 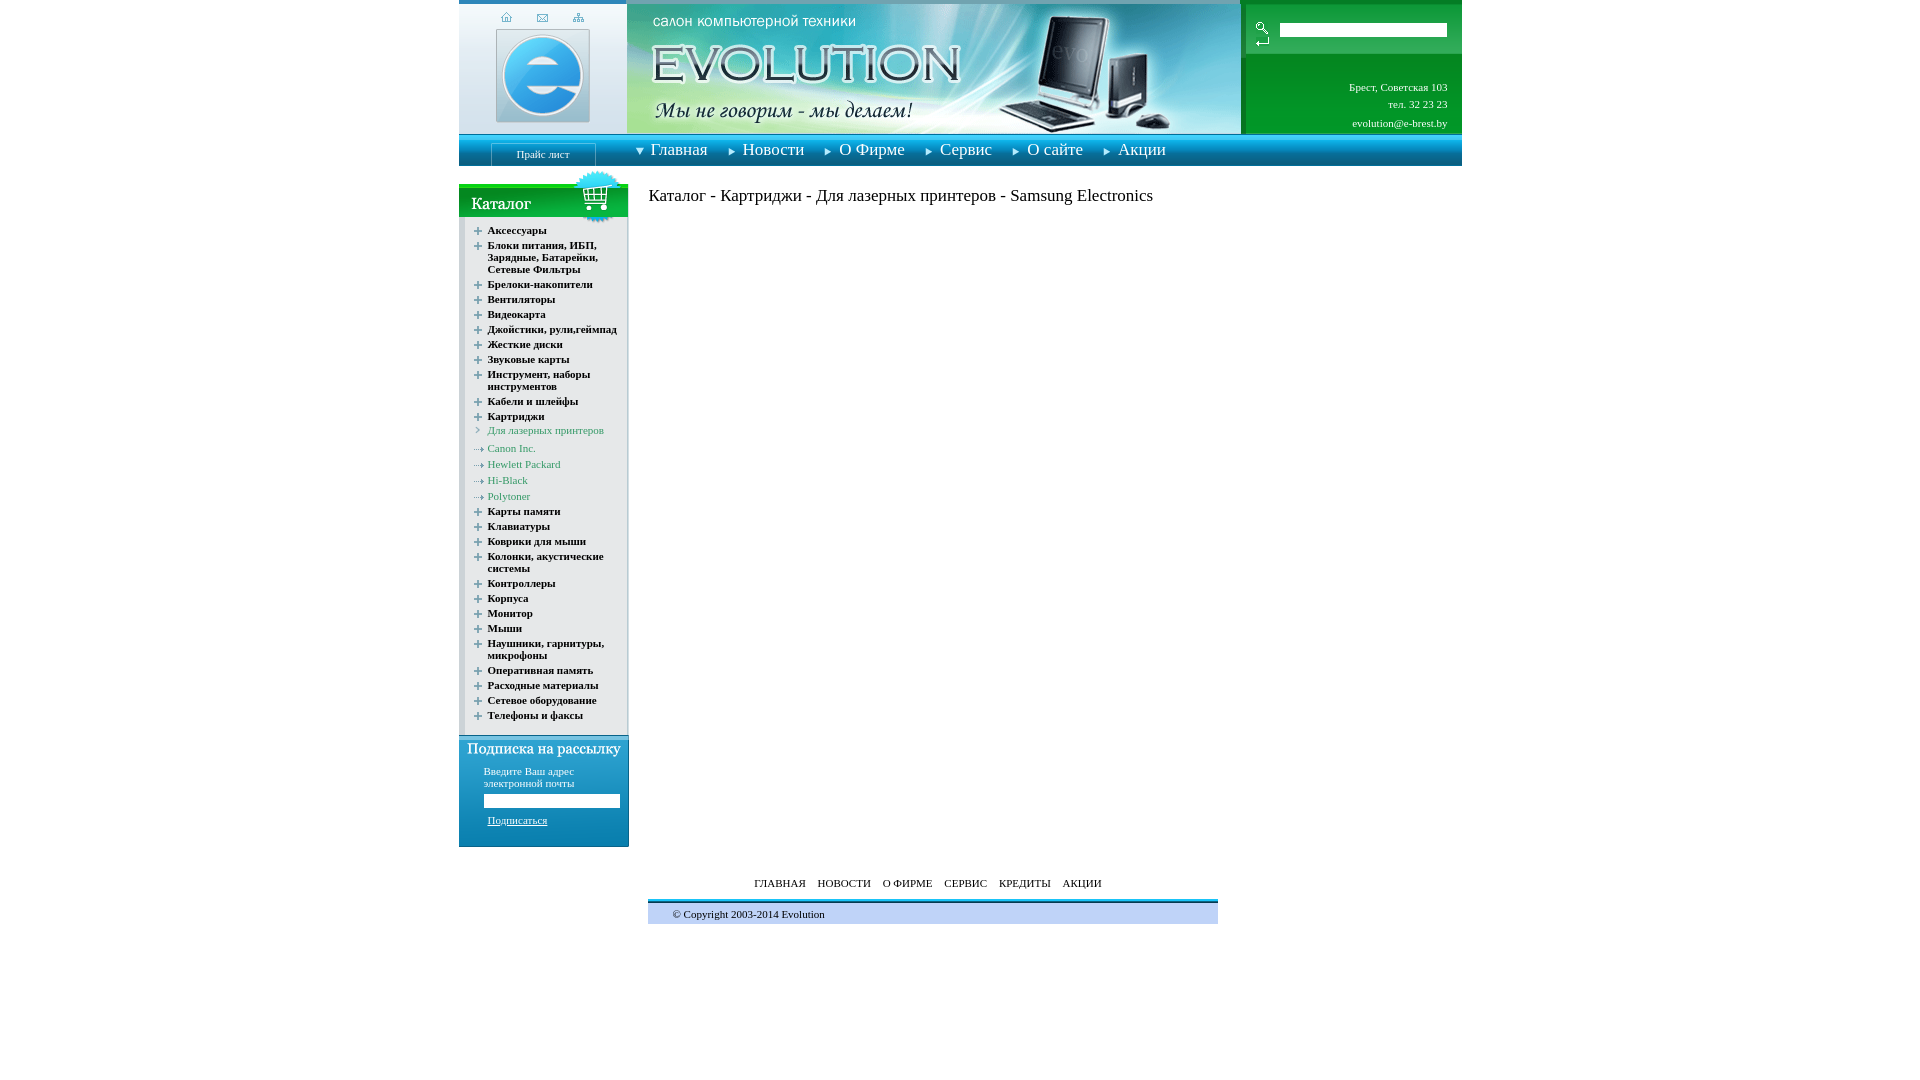 I want to click on 'Polytoner', so click(x=509, y=495).